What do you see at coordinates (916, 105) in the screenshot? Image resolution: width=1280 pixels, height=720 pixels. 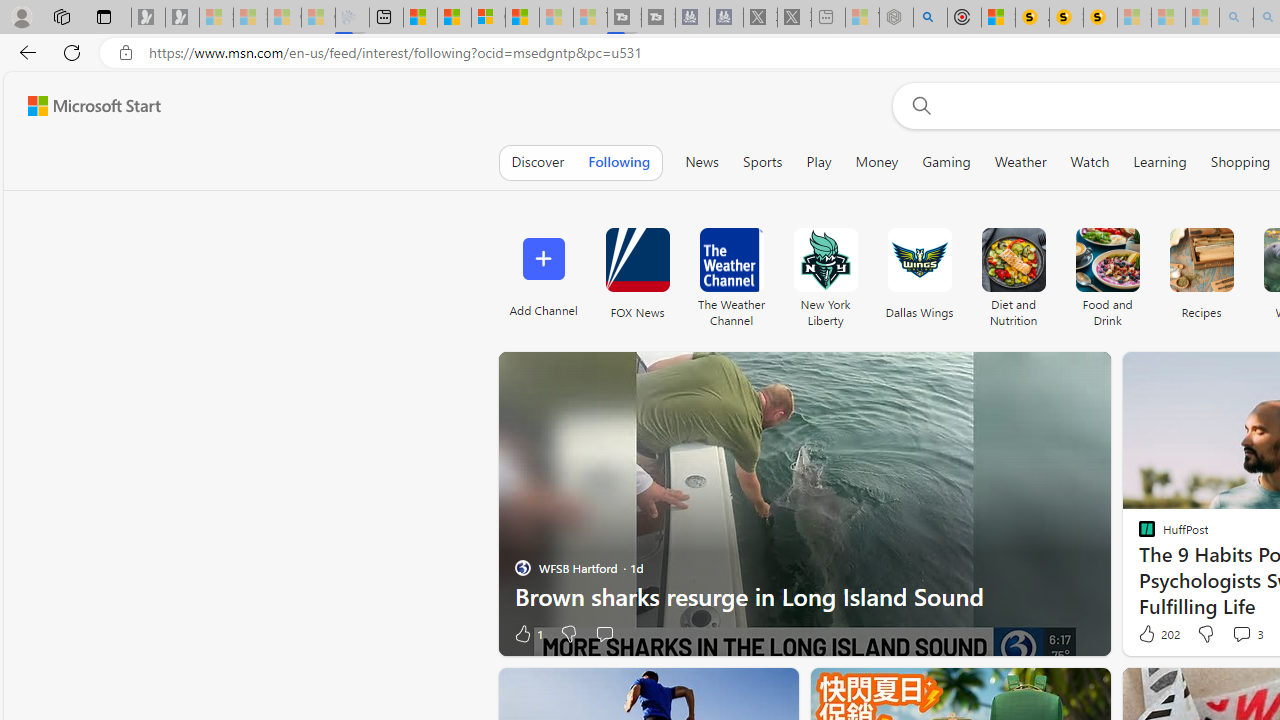 I see `'Web search'` at bounding box center [916, 105].